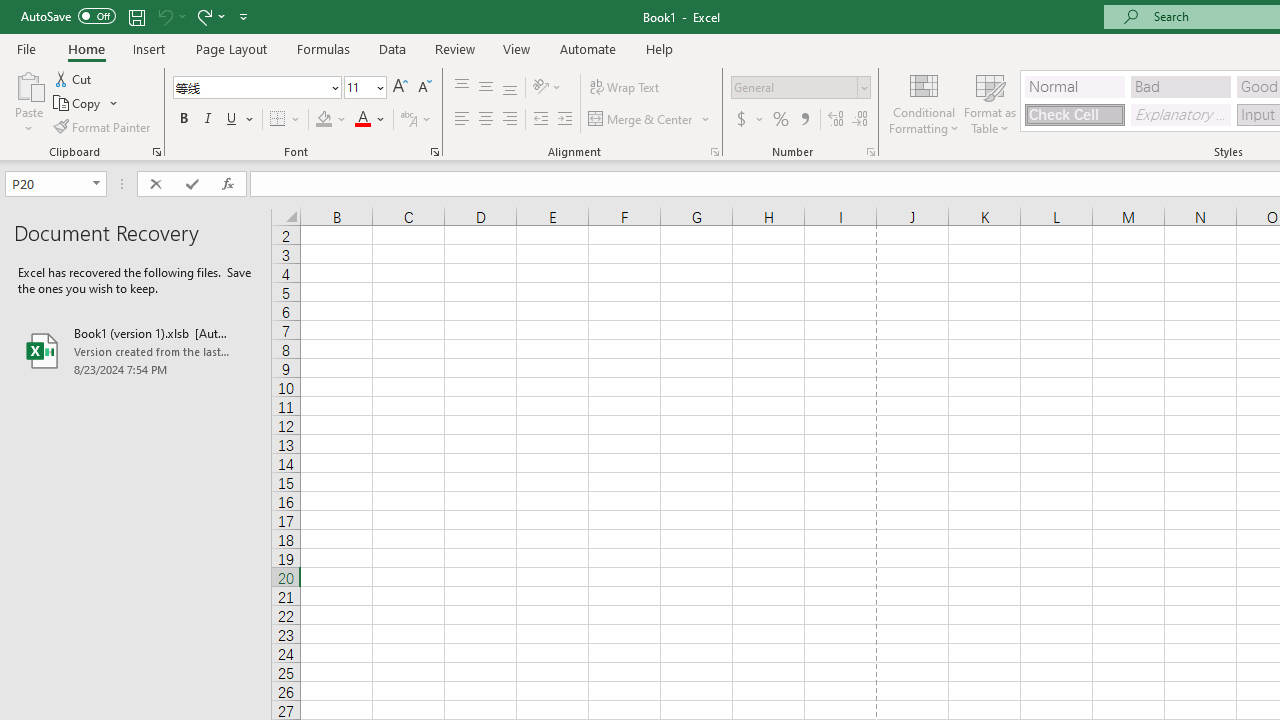 This screenshot has height=720, width=1280. I want to click on 'Copy', so click(85, 103).